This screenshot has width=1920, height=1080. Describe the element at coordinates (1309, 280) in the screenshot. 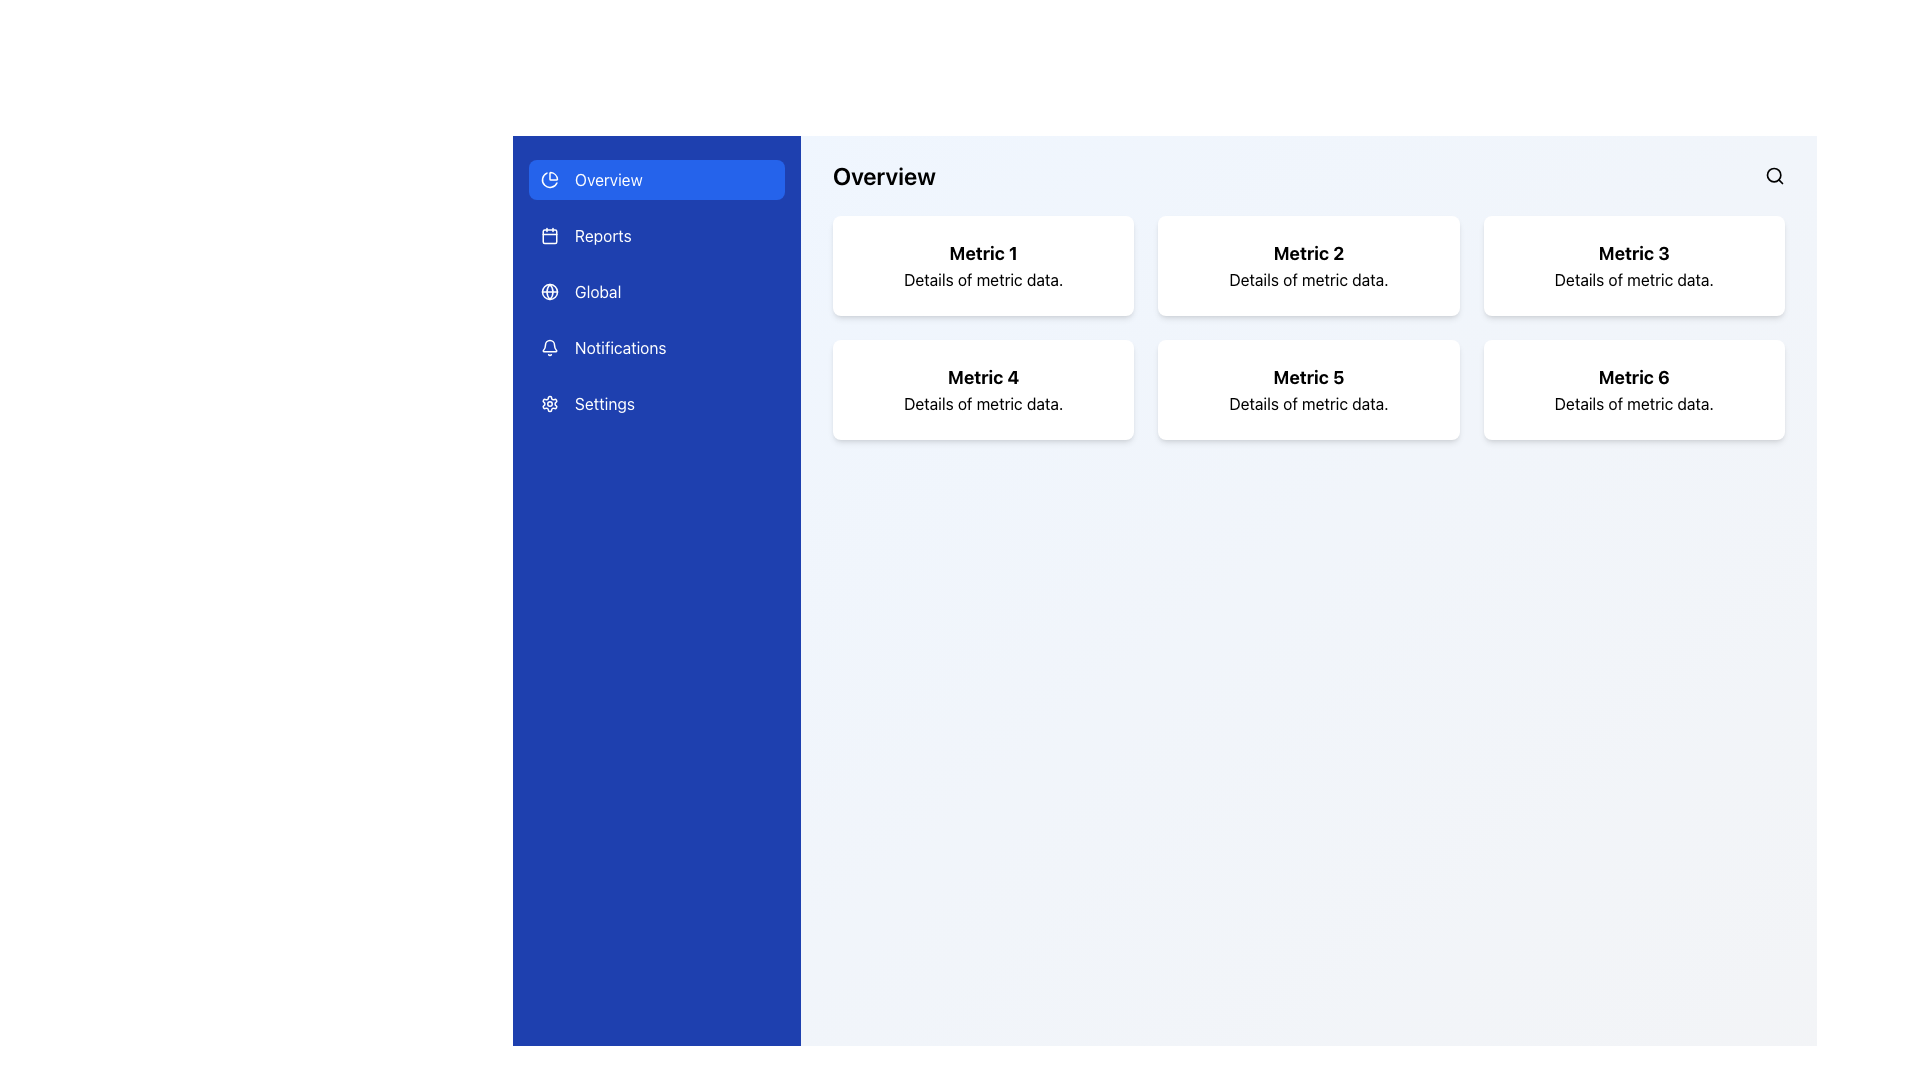

I see `the descriptive text label located inside the 'Metric 2' card in the second column of the first row, positioned below the card's title text` at that location.